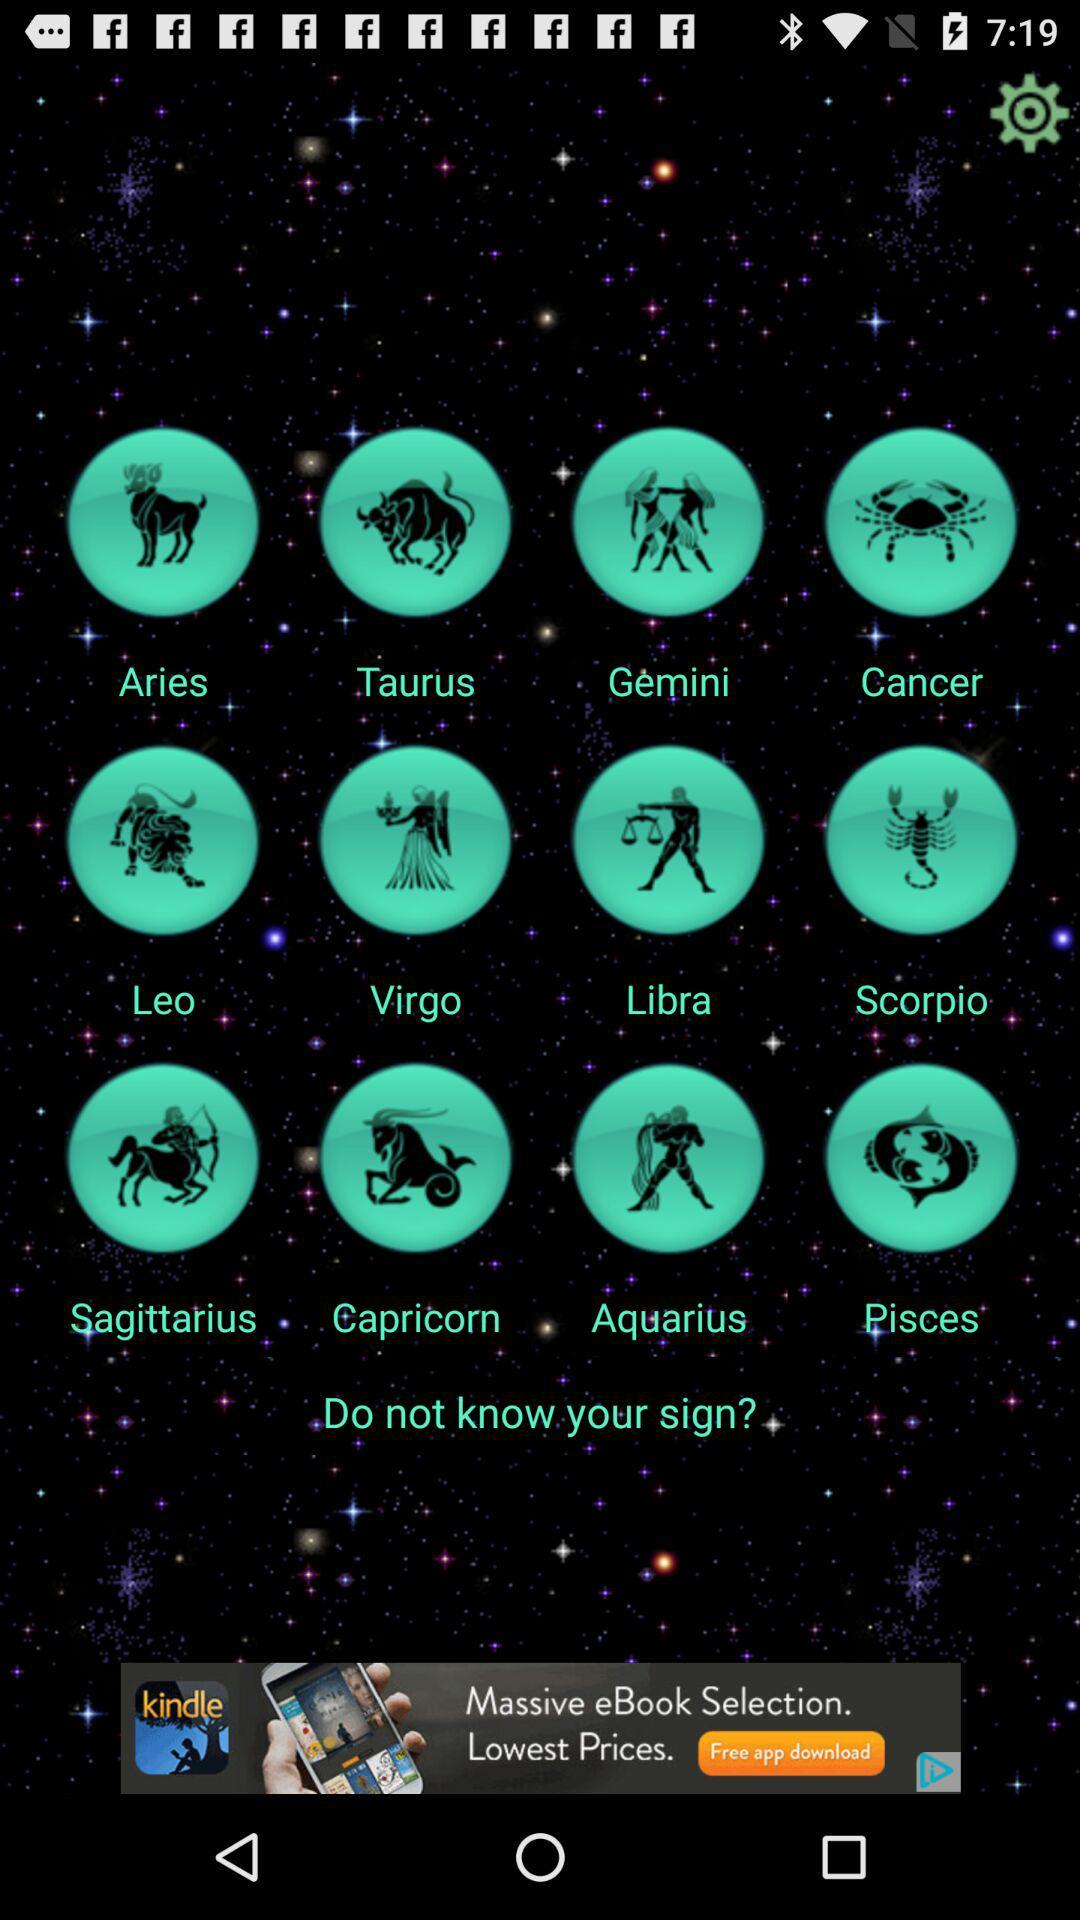  What do you see at coordinates (1029, 112) in the screenshot?
I see `setting button` at bounding box center [1029, 112].